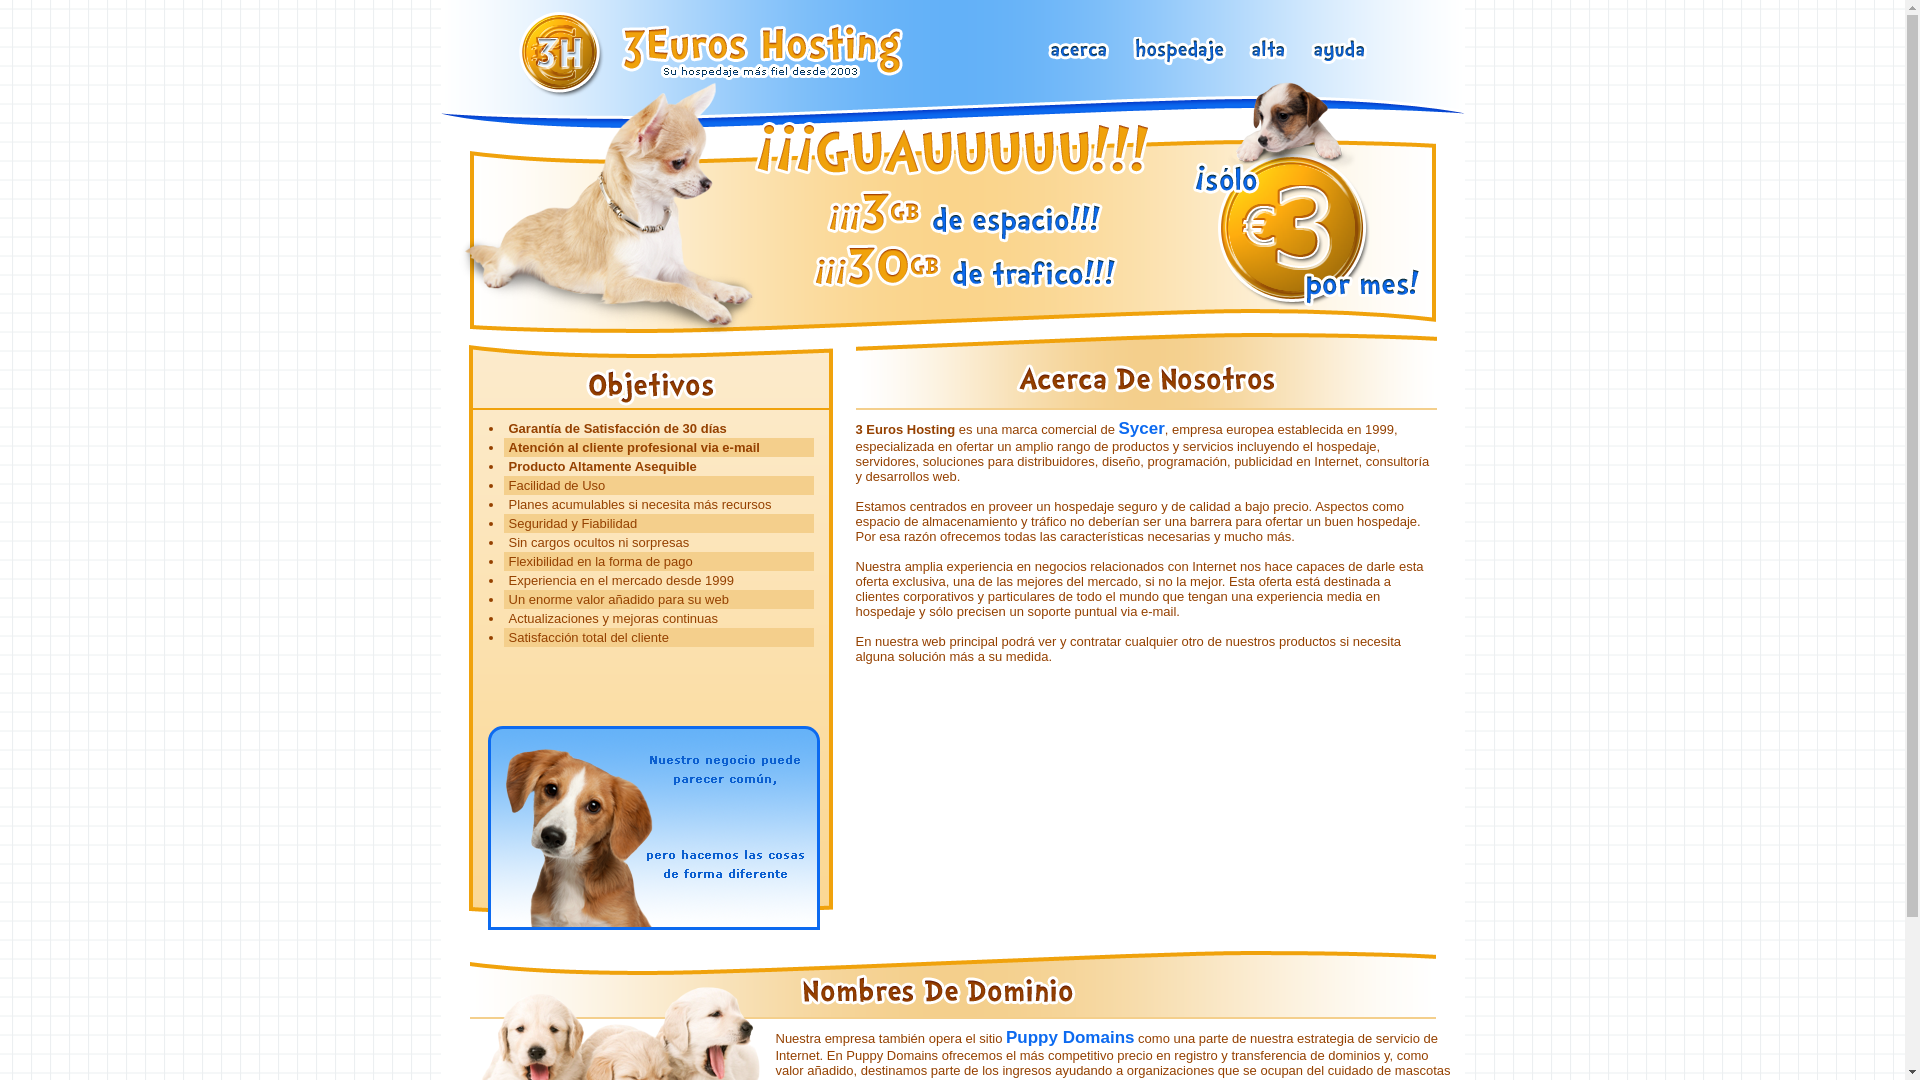 The width and height of the screenshot is (1920, 1080). Describe the element at coordinates (1117, 427) in the screenshot. I see `'Sycer'` at that location.